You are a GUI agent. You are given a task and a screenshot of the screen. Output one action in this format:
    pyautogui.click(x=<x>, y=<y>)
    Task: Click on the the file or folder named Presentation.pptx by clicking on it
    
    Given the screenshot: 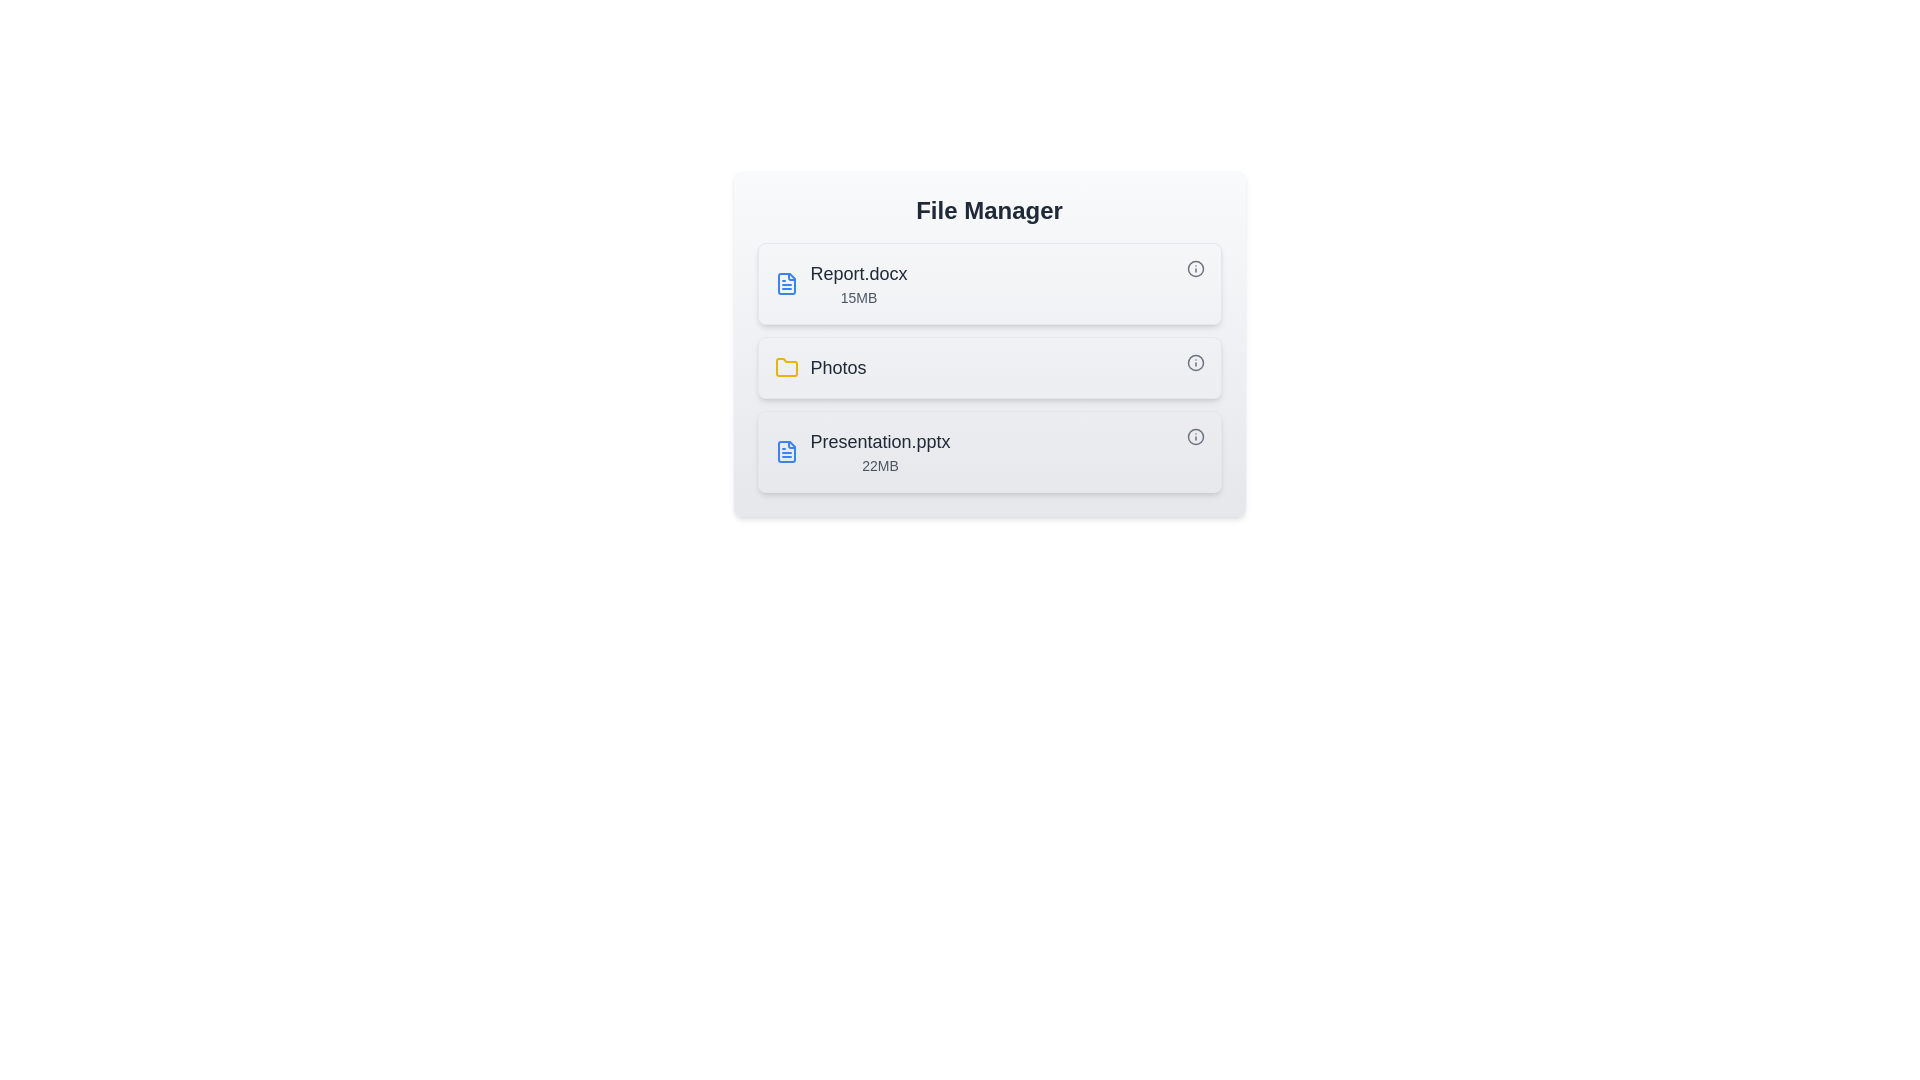 What is the action you would take?
    pyautogui.click(x=989, y=451)
    